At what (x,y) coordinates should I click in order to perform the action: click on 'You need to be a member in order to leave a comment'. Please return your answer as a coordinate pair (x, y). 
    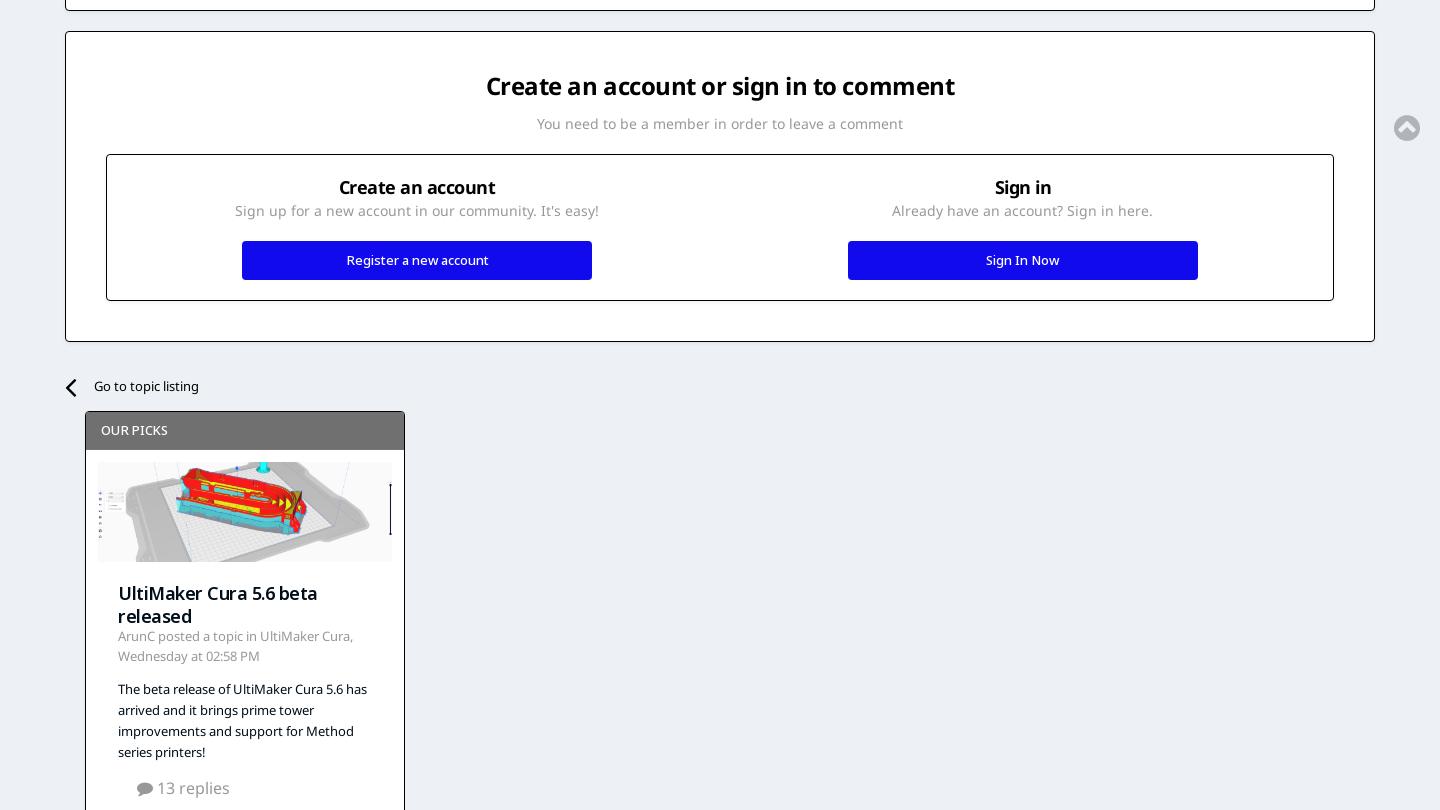
    Looking at the image, I should click on (535, 123).